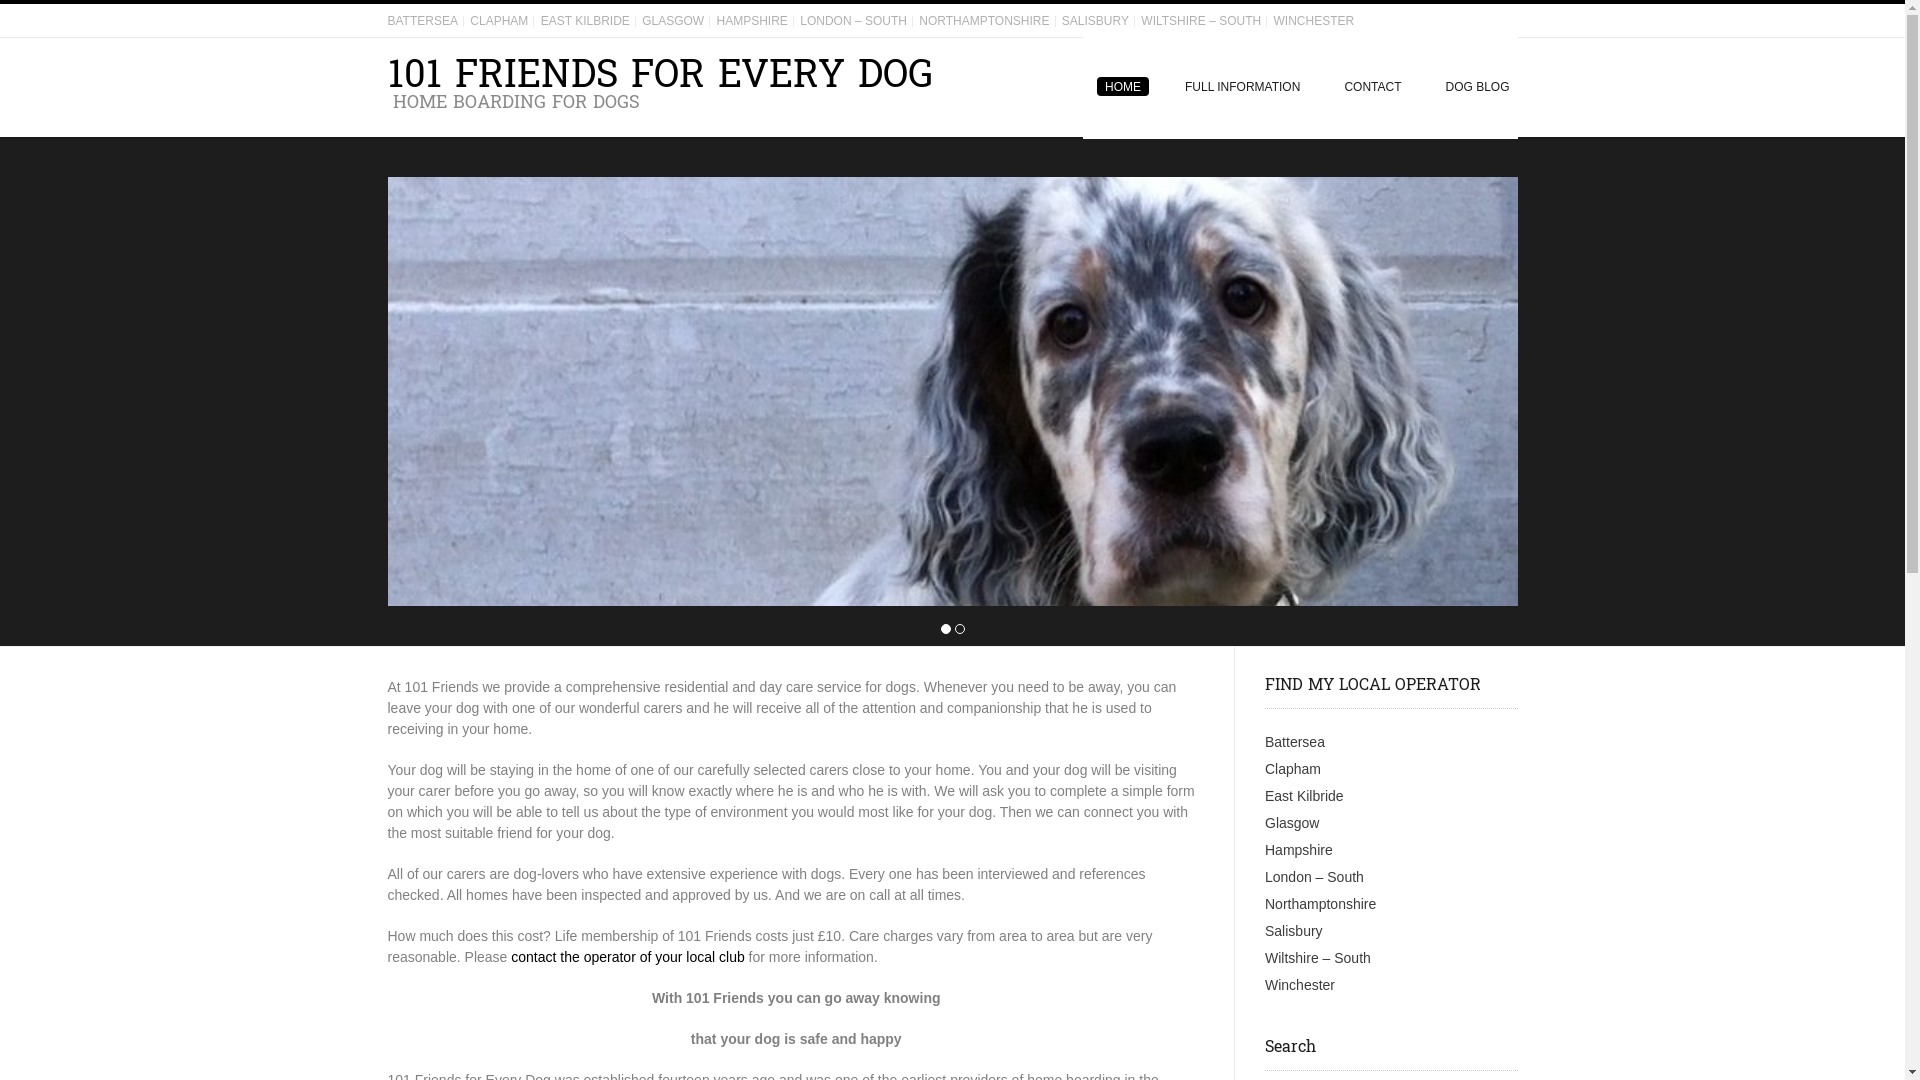 This screenshot has height=1080, width=1920. What do you see at coordinates (626, 955) in the screenshot?
I see `'contact the operator of your local club'` at bounding box center [626, 955].